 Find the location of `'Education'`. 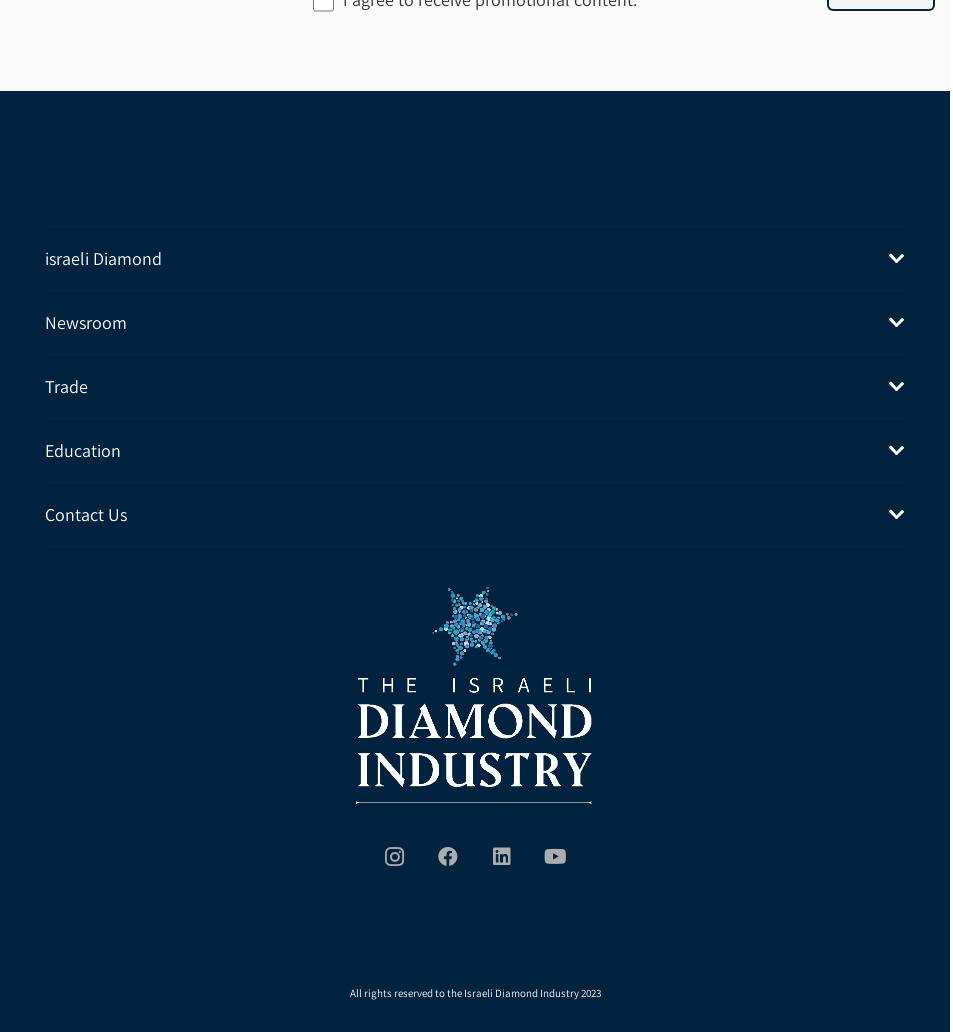

'Education' is located at coordinates (82, 448).